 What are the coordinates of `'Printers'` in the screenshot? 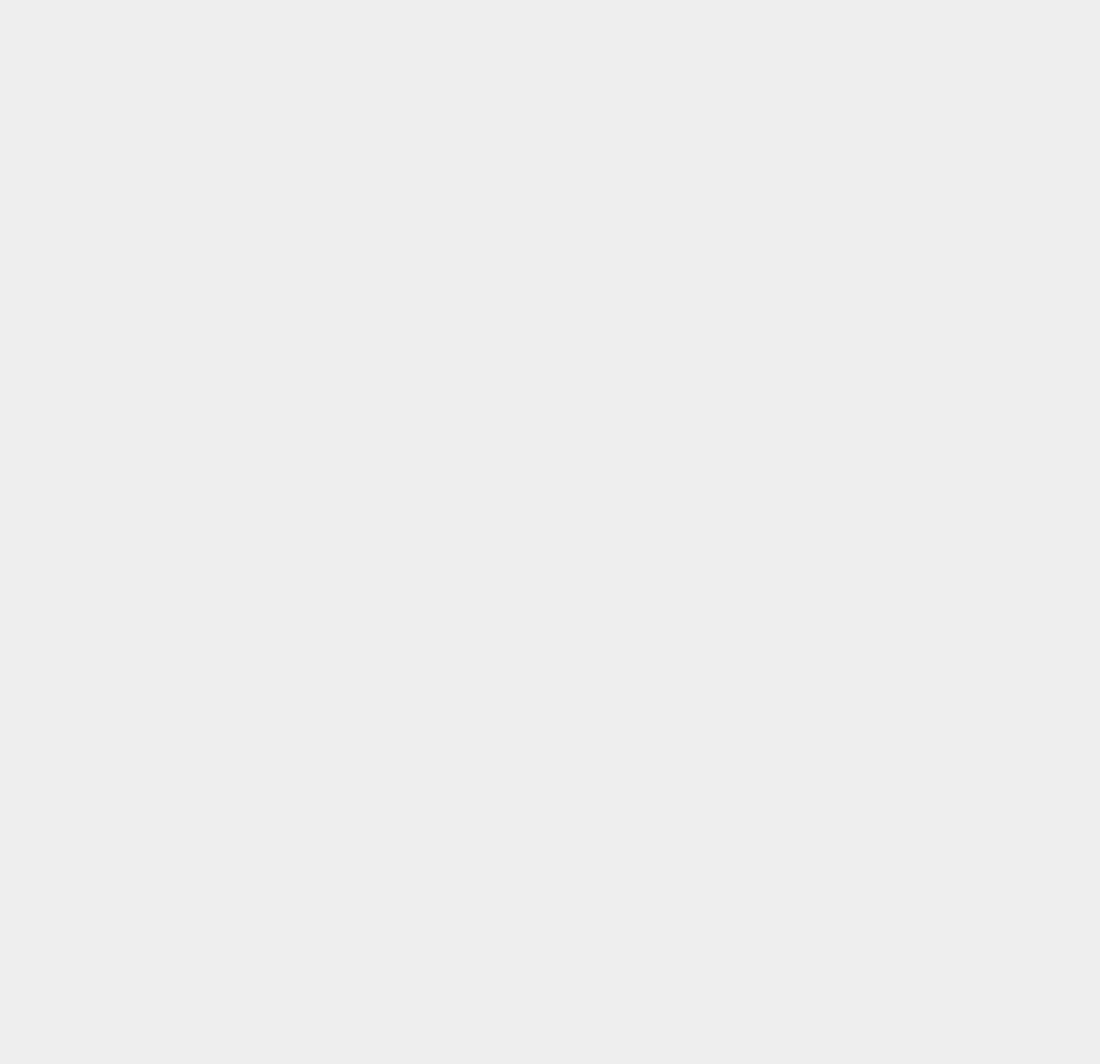 It's located at (802, 200).